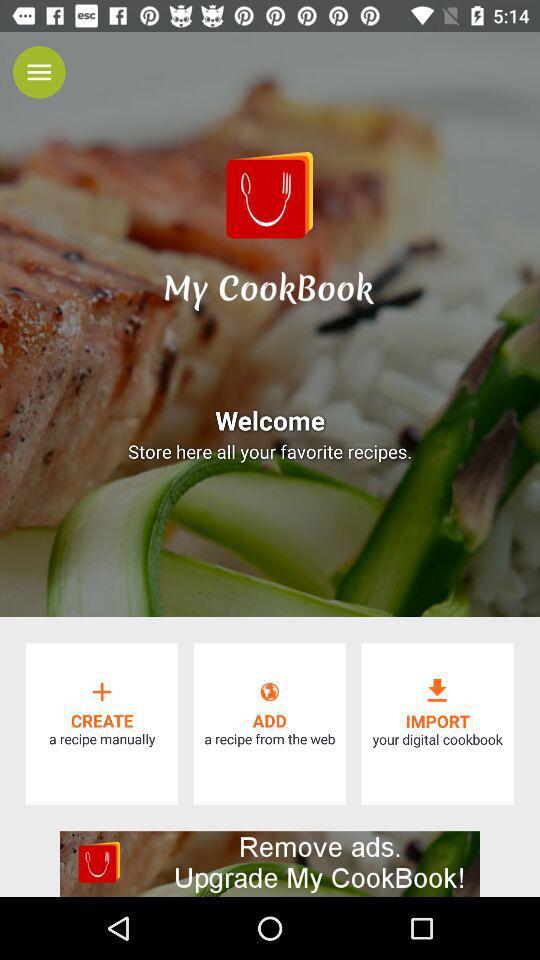  I want to click on page links, so click(39, 72).